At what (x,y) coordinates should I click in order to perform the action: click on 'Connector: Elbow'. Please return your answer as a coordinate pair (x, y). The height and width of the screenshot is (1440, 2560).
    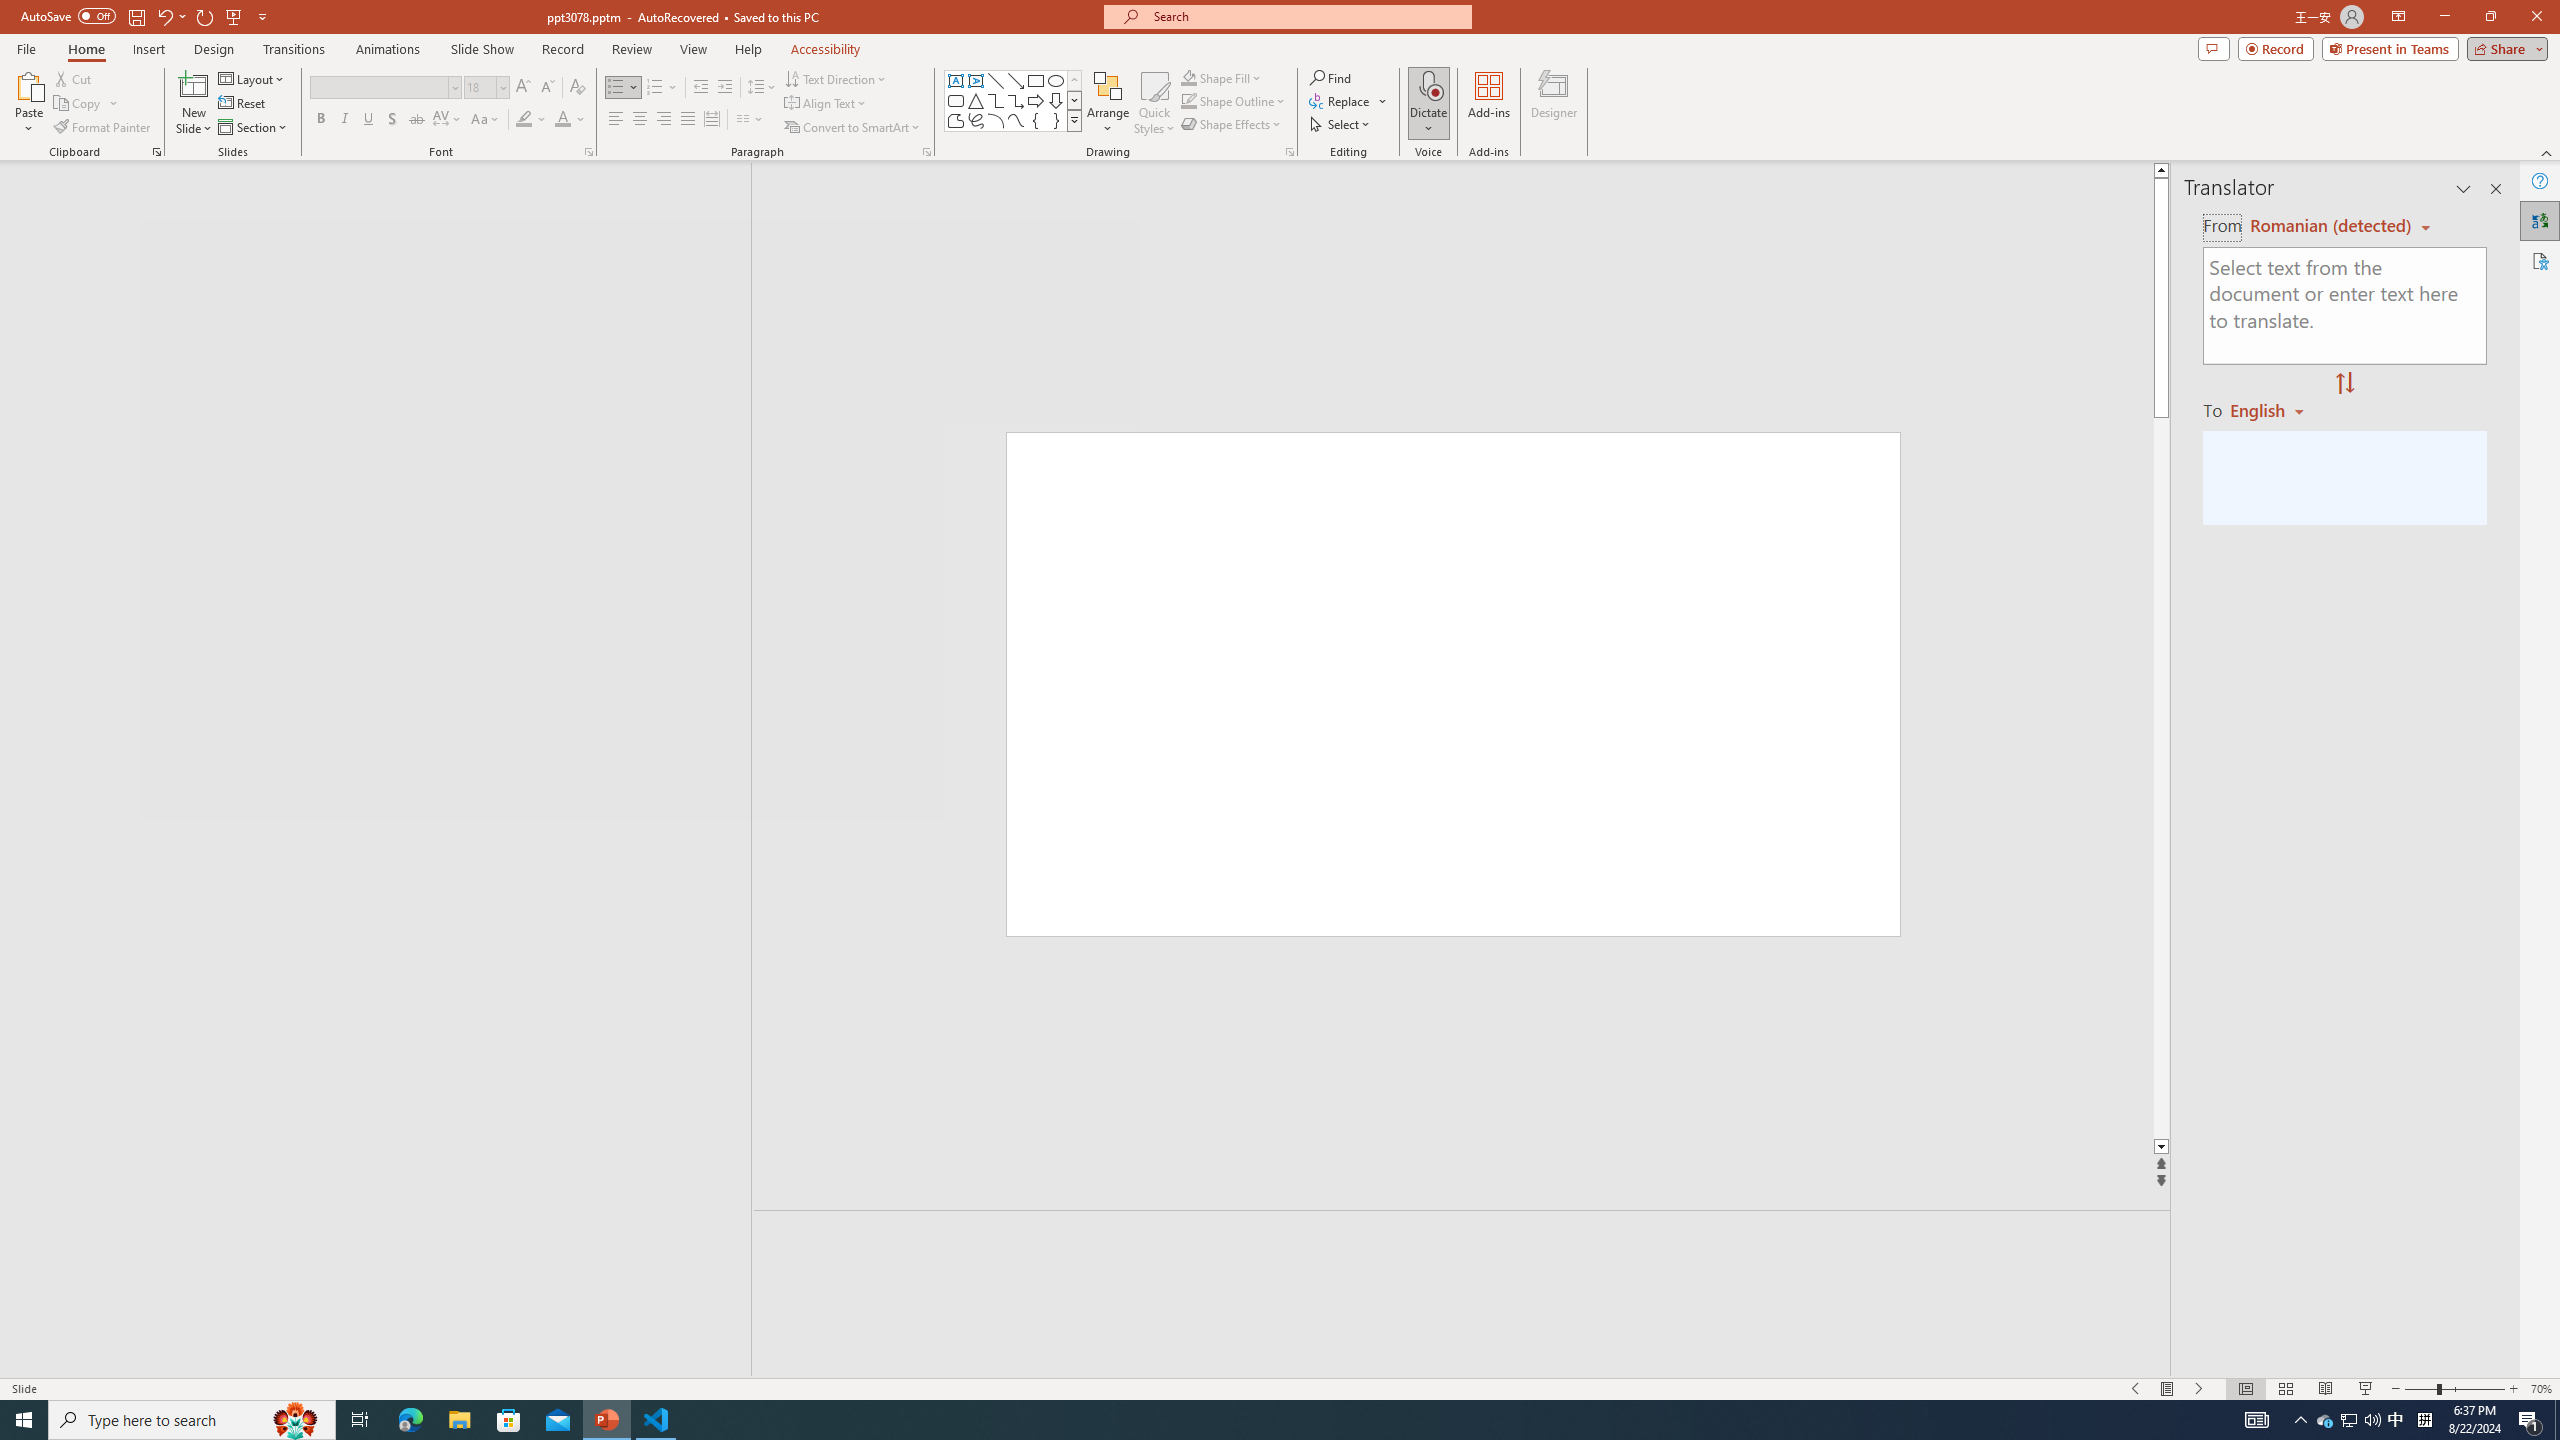
    Looking at the image, I should click on (994, 99).